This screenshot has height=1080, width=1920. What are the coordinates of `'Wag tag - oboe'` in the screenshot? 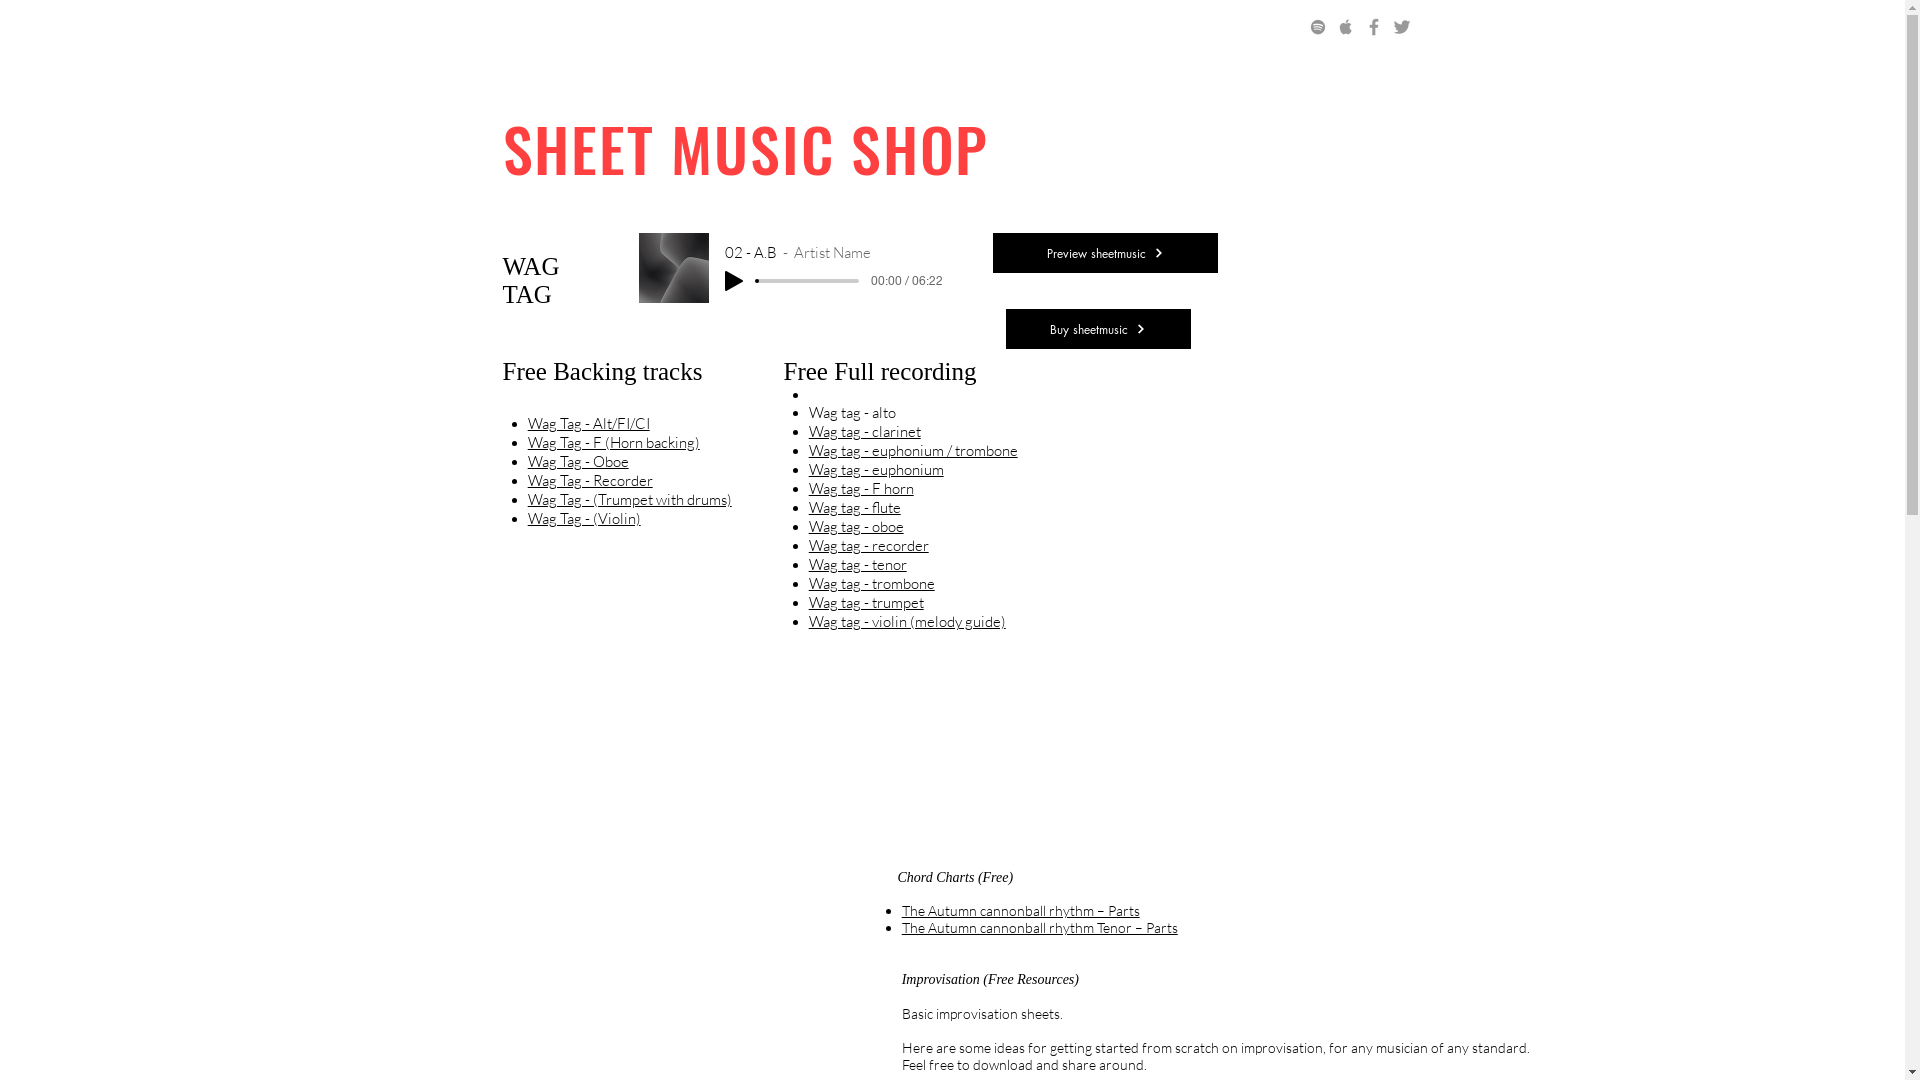 It's located at (856, 525).